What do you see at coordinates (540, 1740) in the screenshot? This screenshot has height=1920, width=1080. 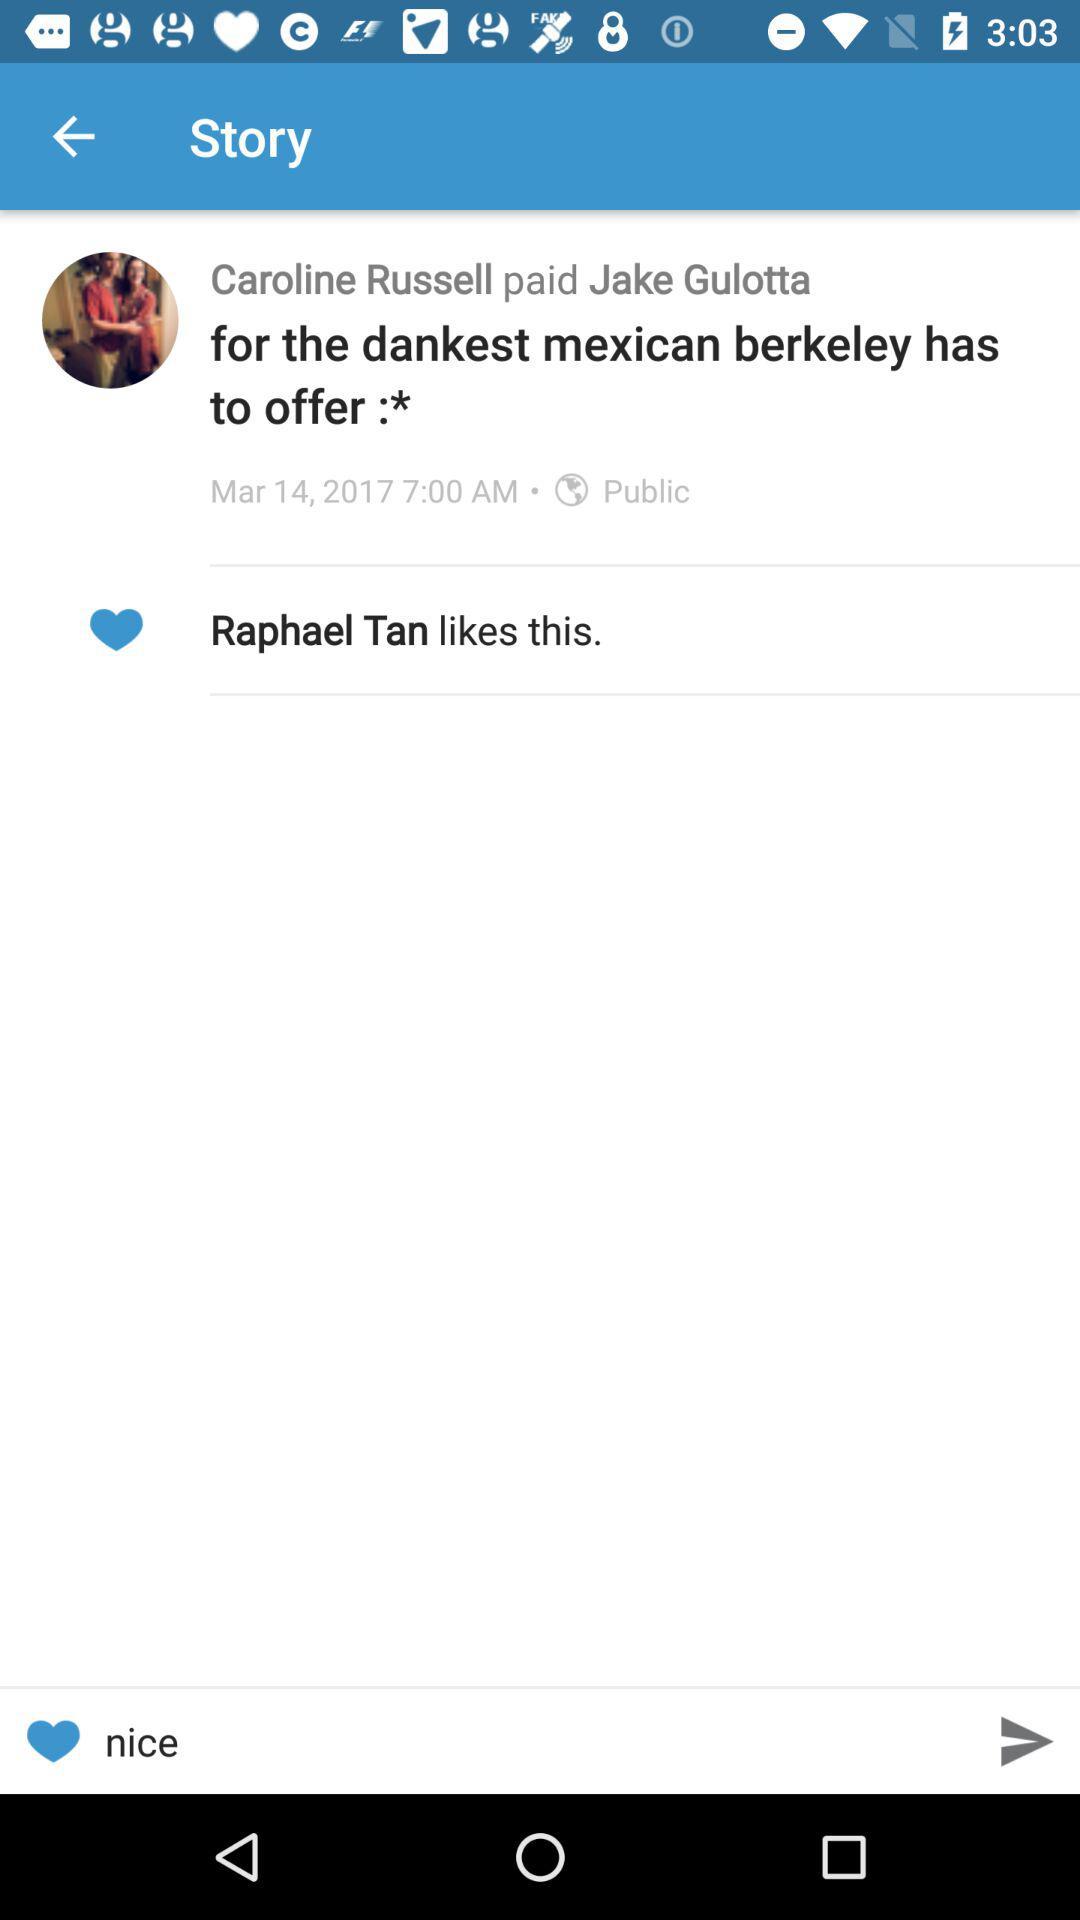 I see `nice icon` at bounding box center [540, 1740].